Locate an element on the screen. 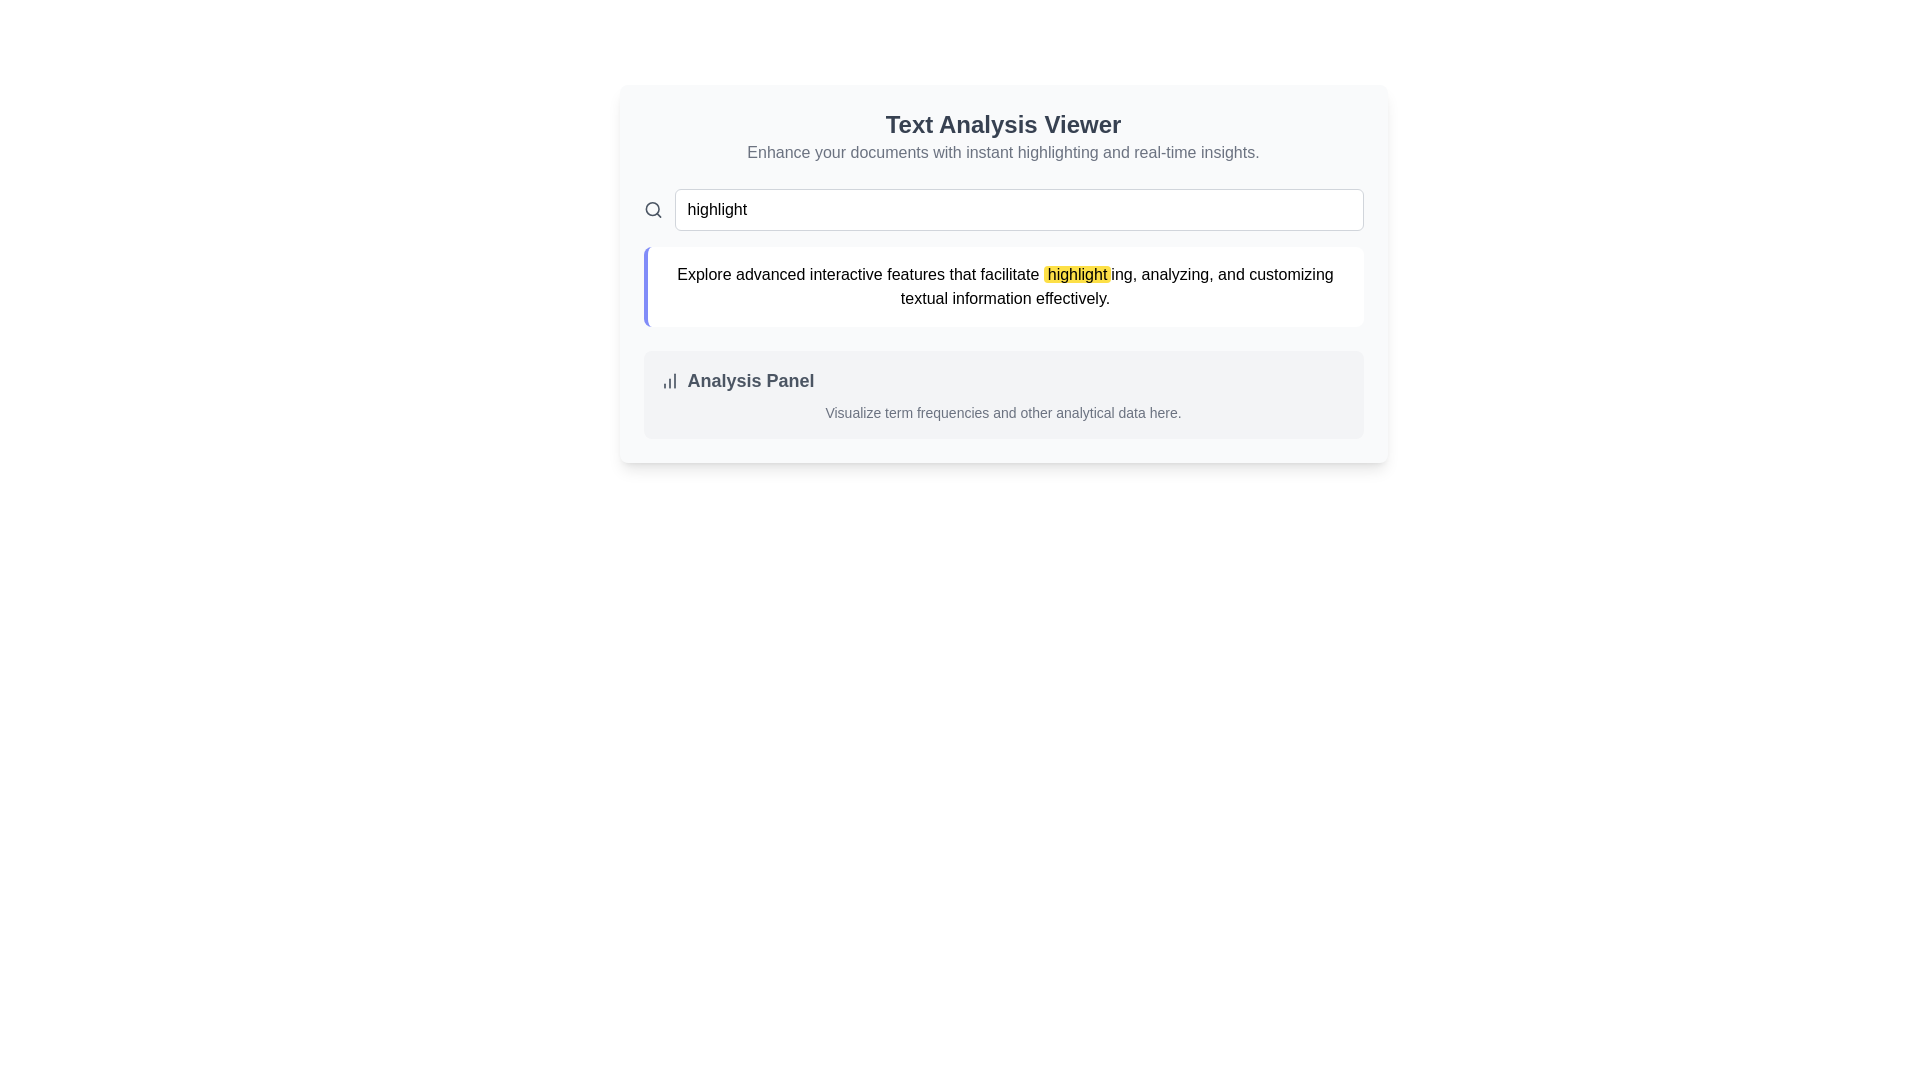 The width and height of the screenshot is (1920, 1080). the Search icon located to the left of the text input field is located at coordinates (652, 209).